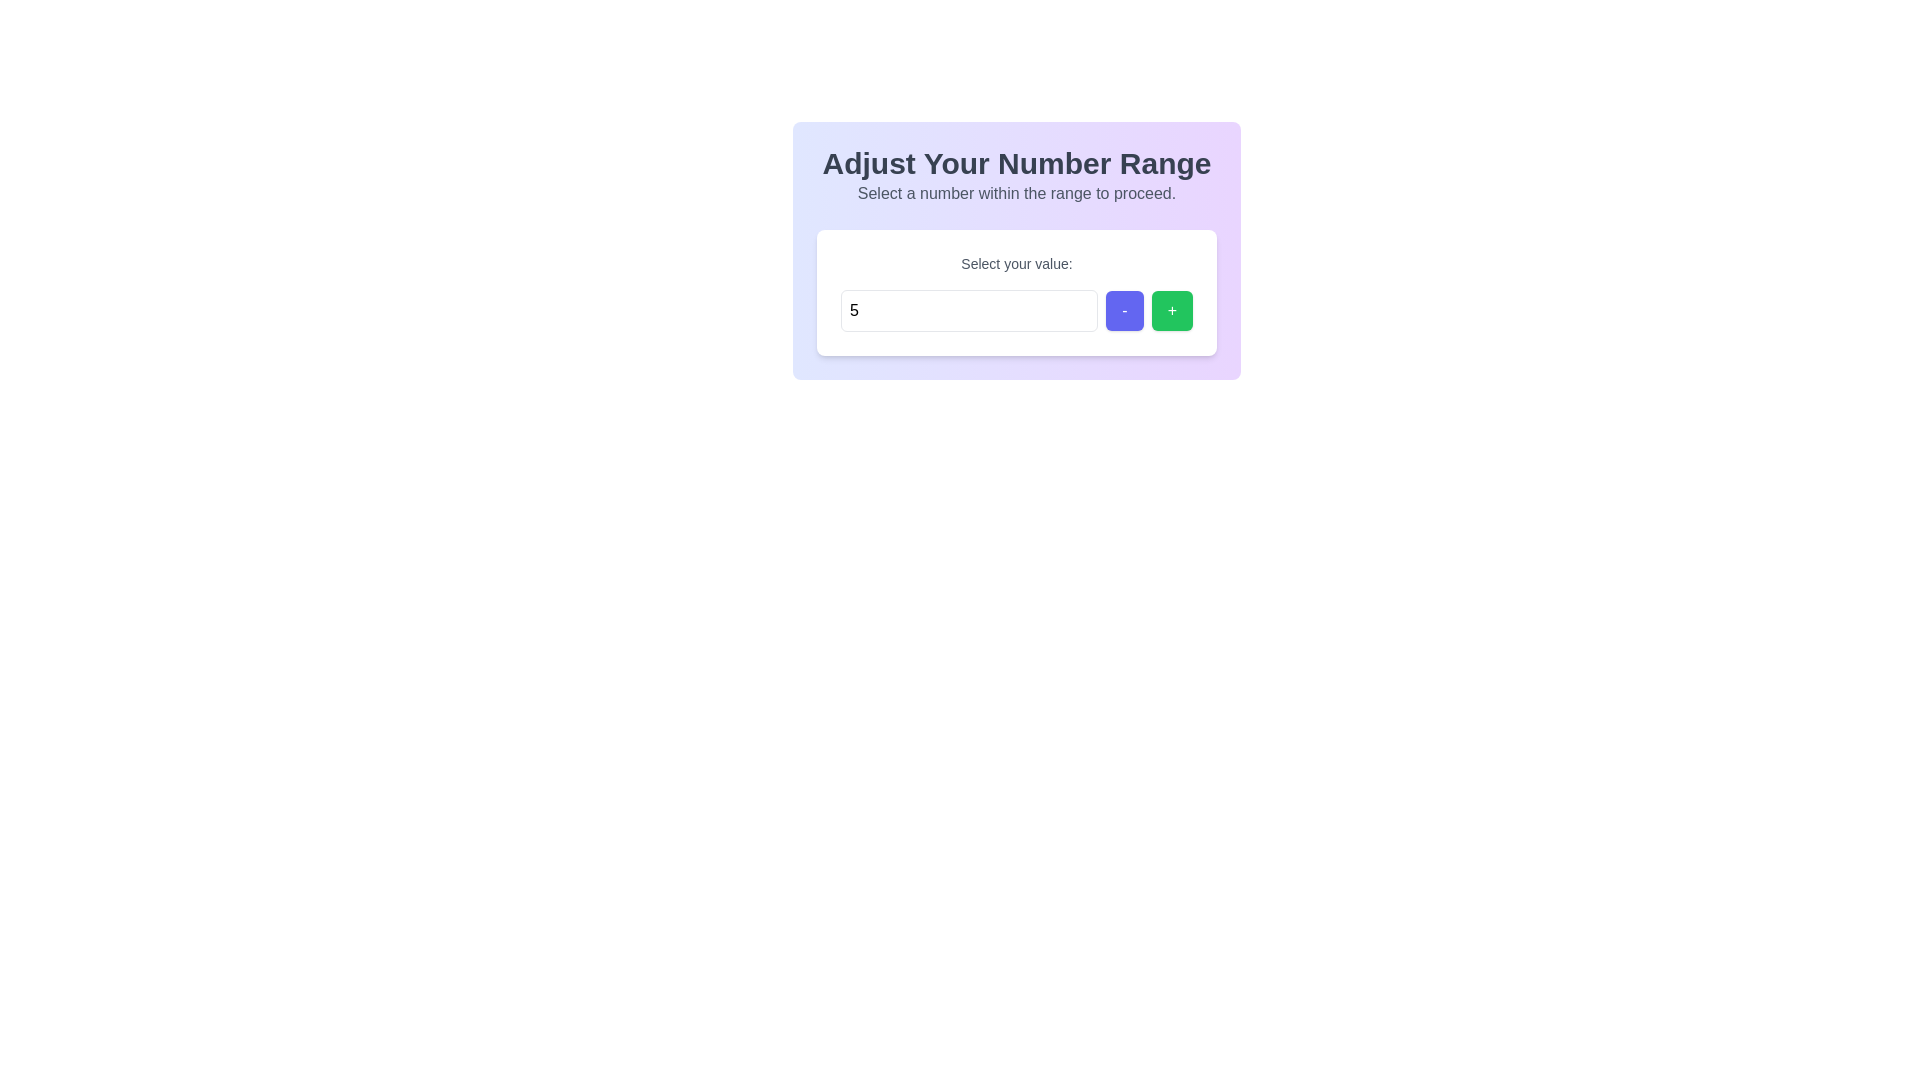  I want to click on the static text that provides instructions for selecting a number within the range, located directly below the heading 'Adjust Your Number Range.', so click(1017, 193).